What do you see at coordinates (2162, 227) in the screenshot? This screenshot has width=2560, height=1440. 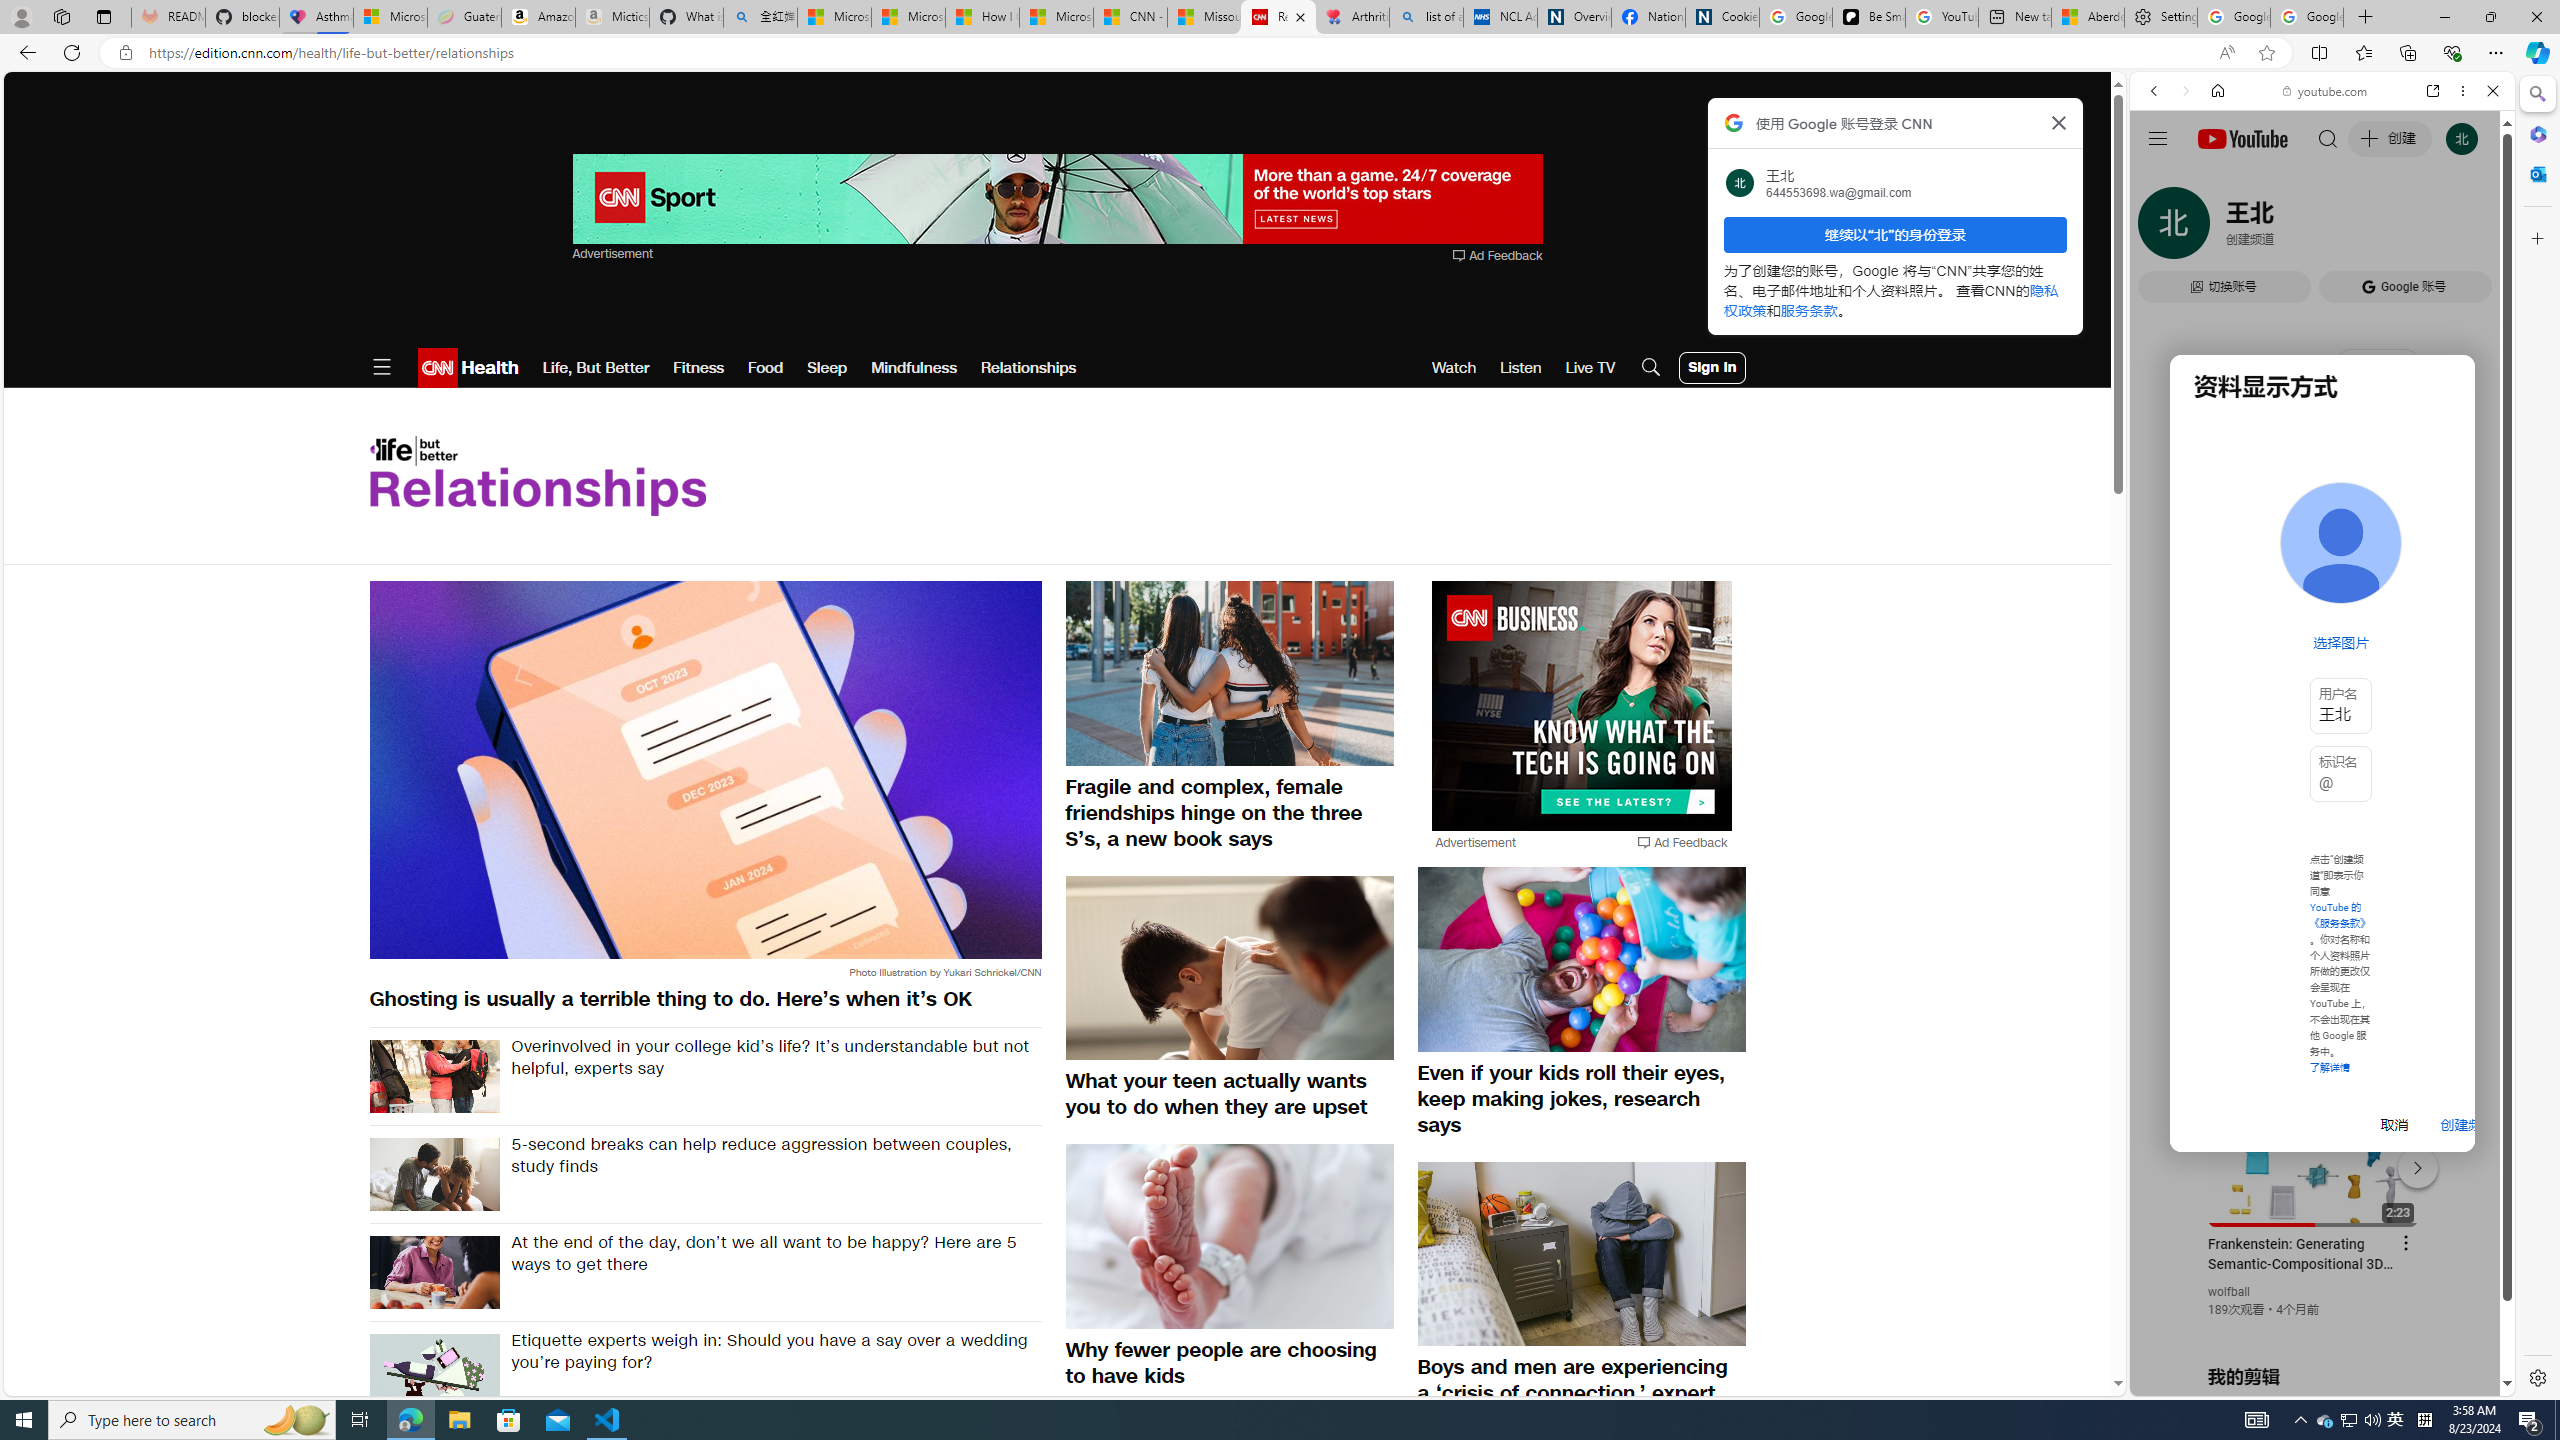 I see `'Search Filter, WEB'` at bounding box center [2162, 227].